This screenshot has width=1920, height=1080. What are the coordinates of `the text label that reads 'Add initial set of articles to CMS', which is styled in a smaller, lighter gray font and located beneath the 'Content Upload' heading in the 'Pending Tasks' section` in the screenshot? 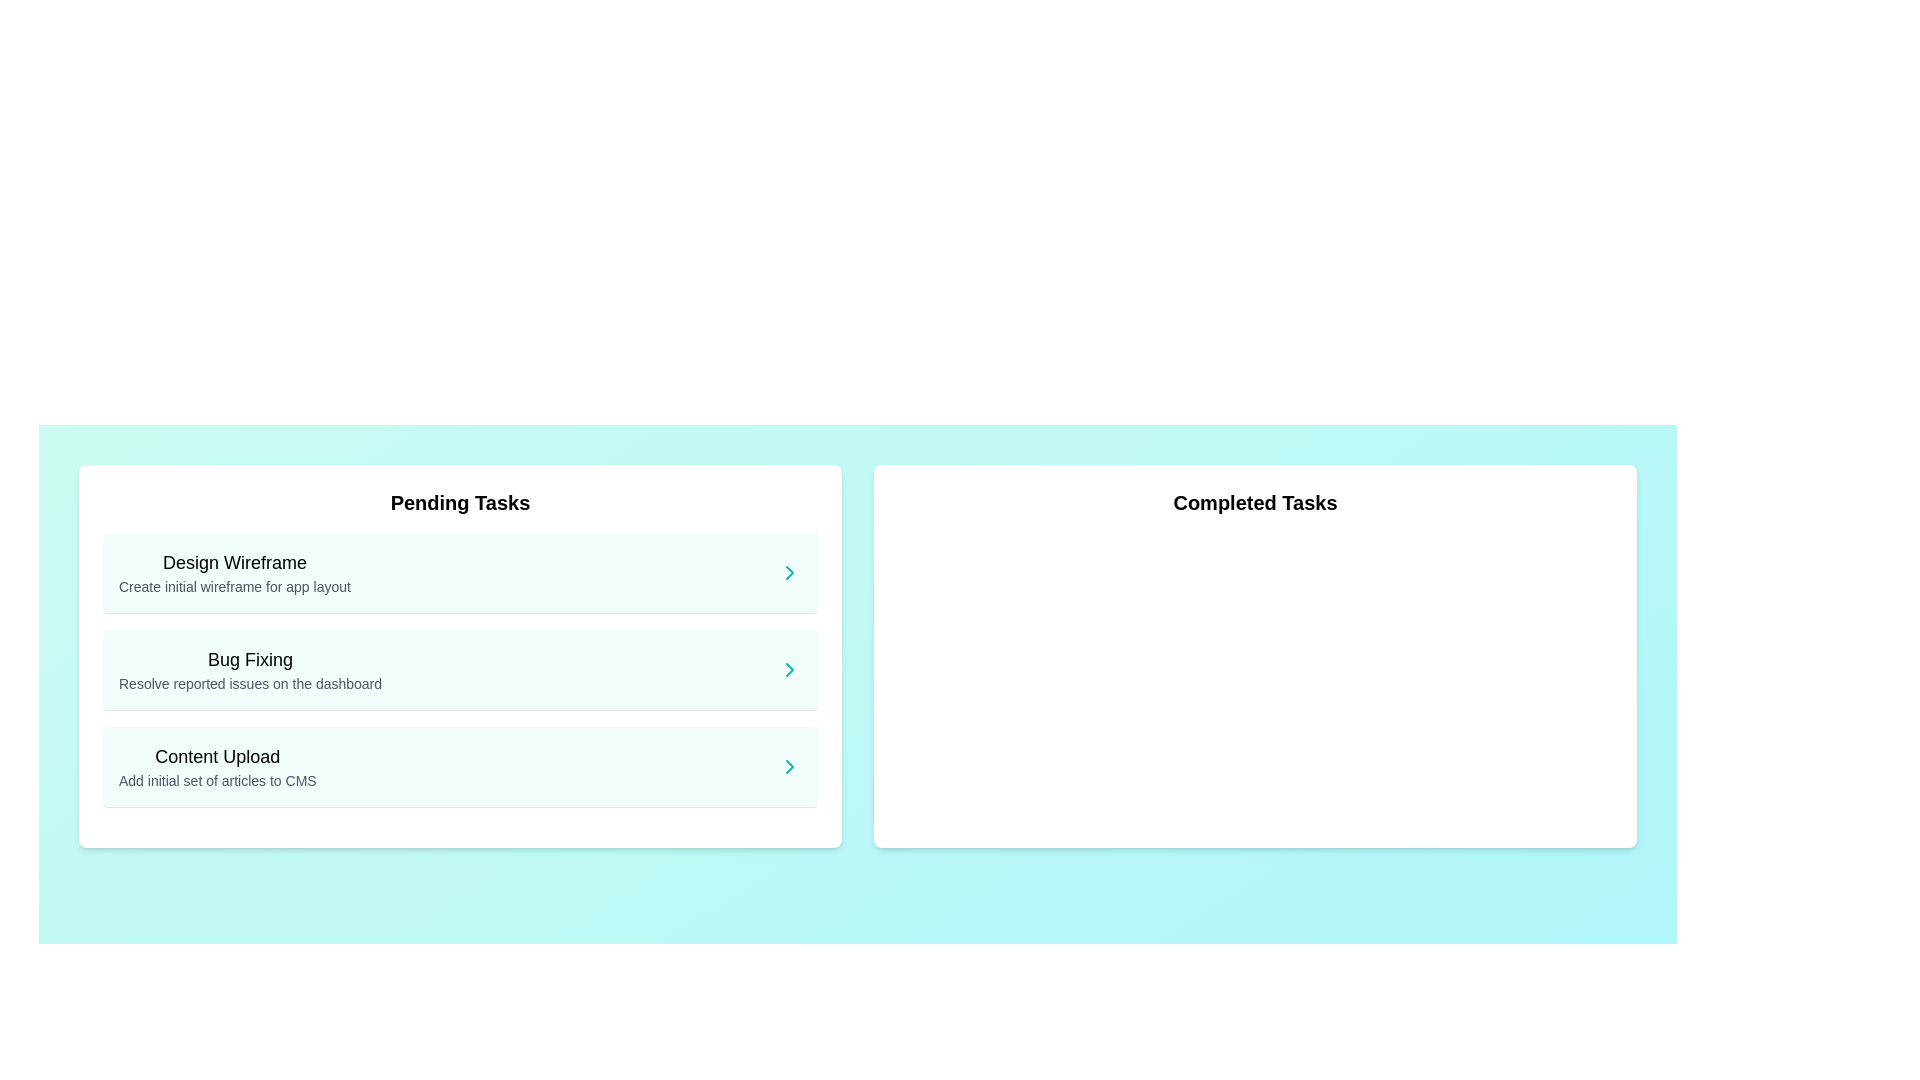 It's located at (217, 779).